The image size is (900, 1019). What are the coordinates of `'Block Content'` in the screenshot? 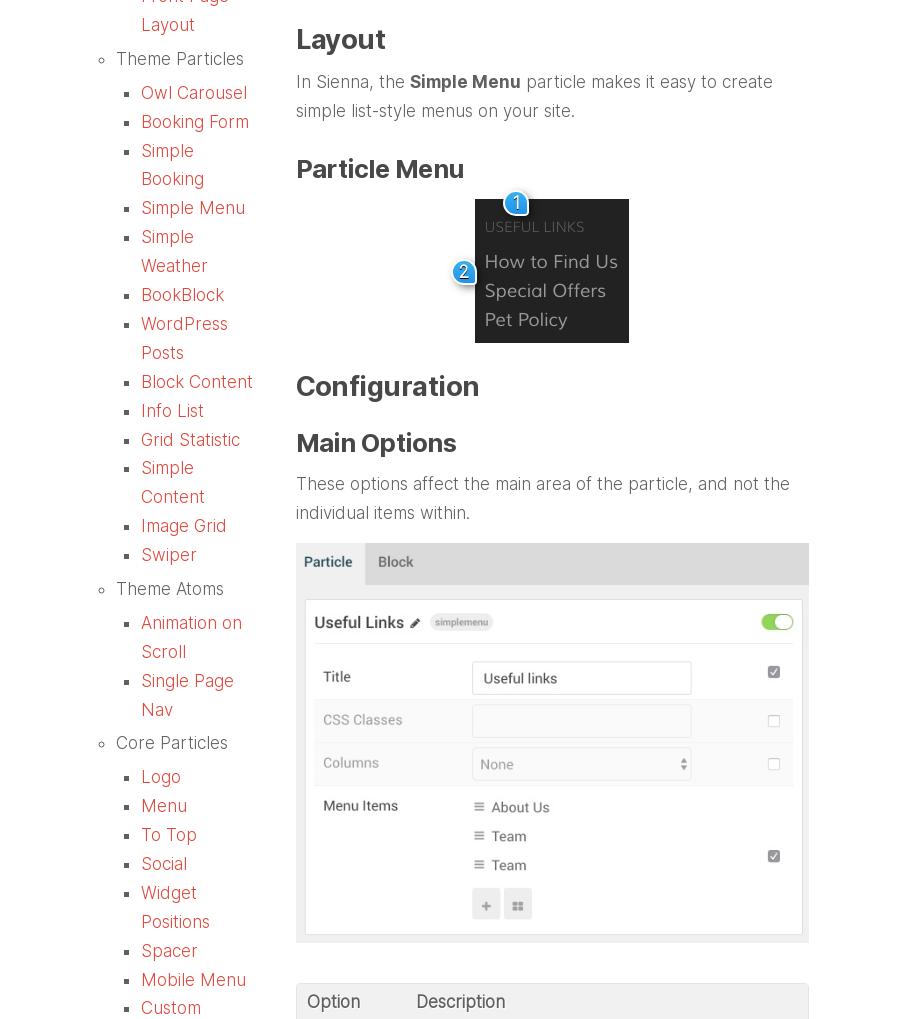 It's located at (197, 380).